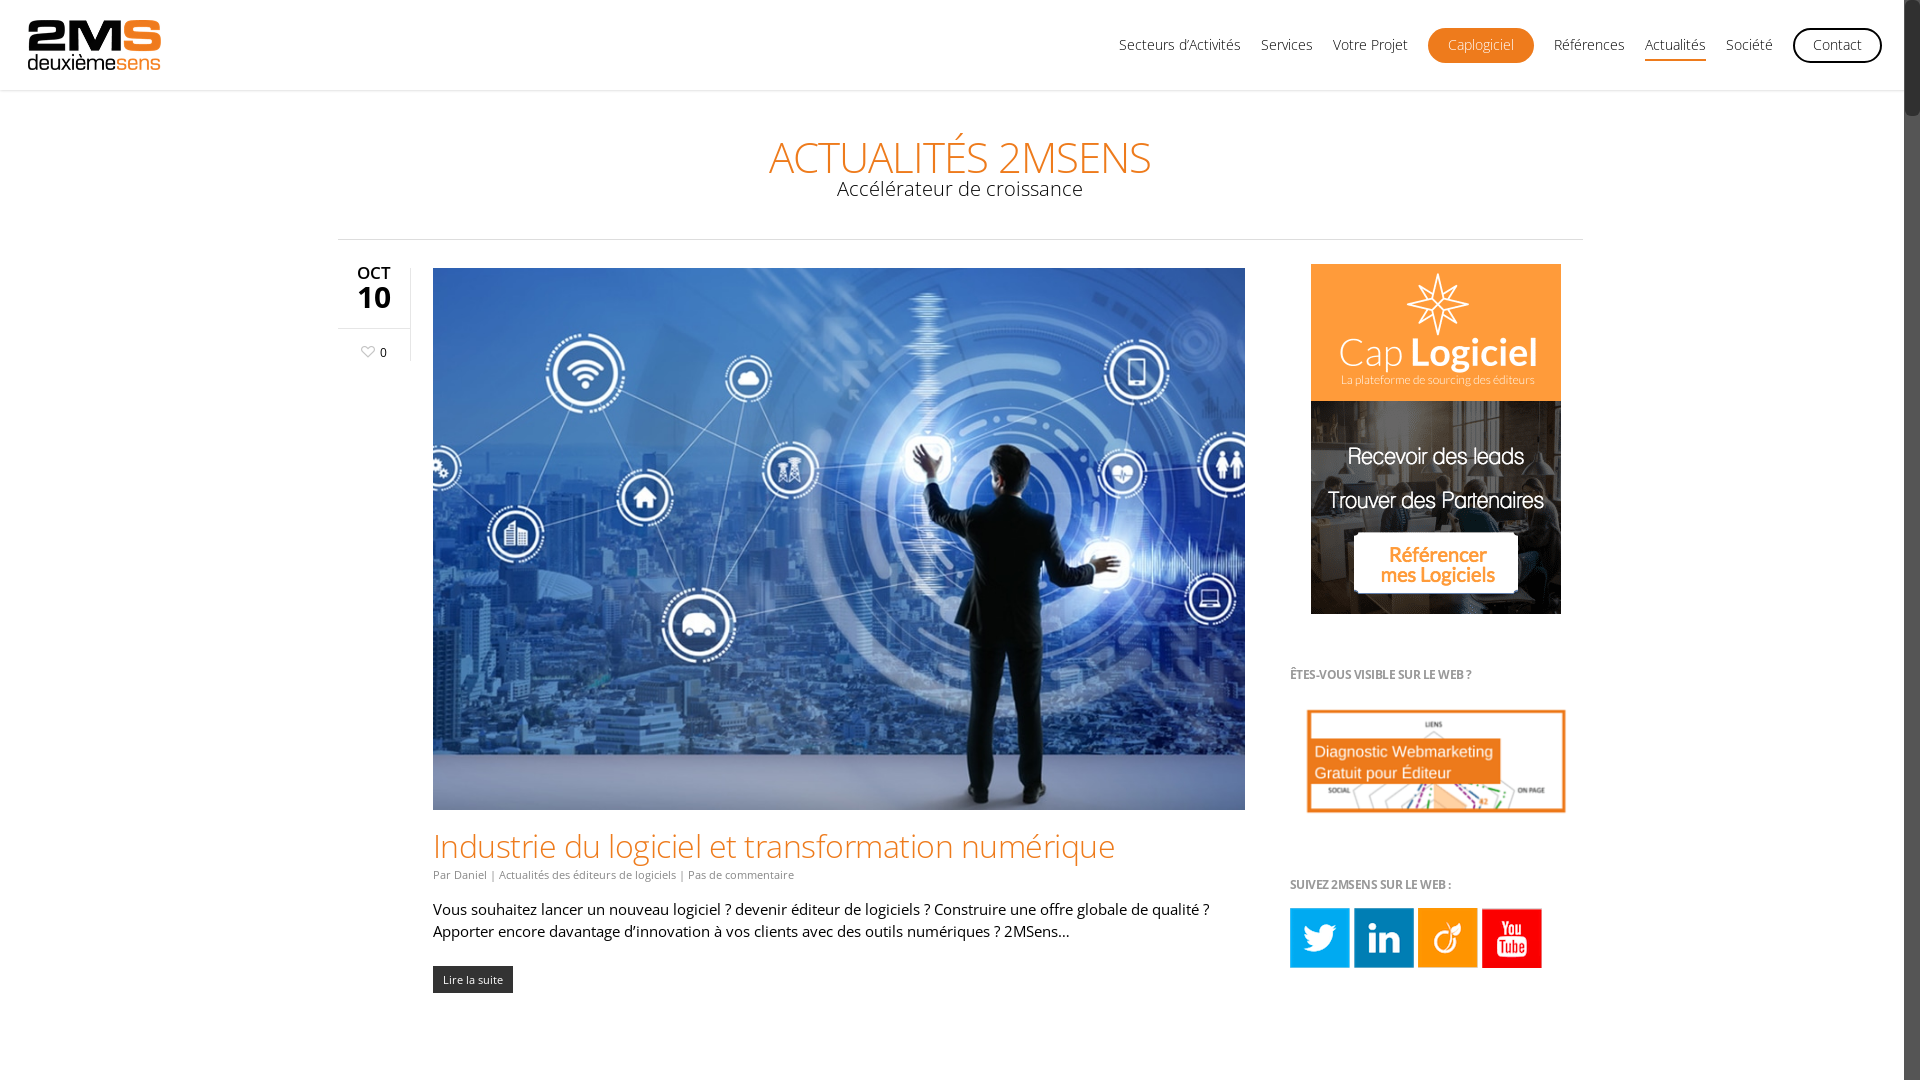 This screenshot has height=1080, width=1920. What do you see at coordinates (1286, 53) in the screenshot?
I see `'Services'` at bounding box center [1286, 53].